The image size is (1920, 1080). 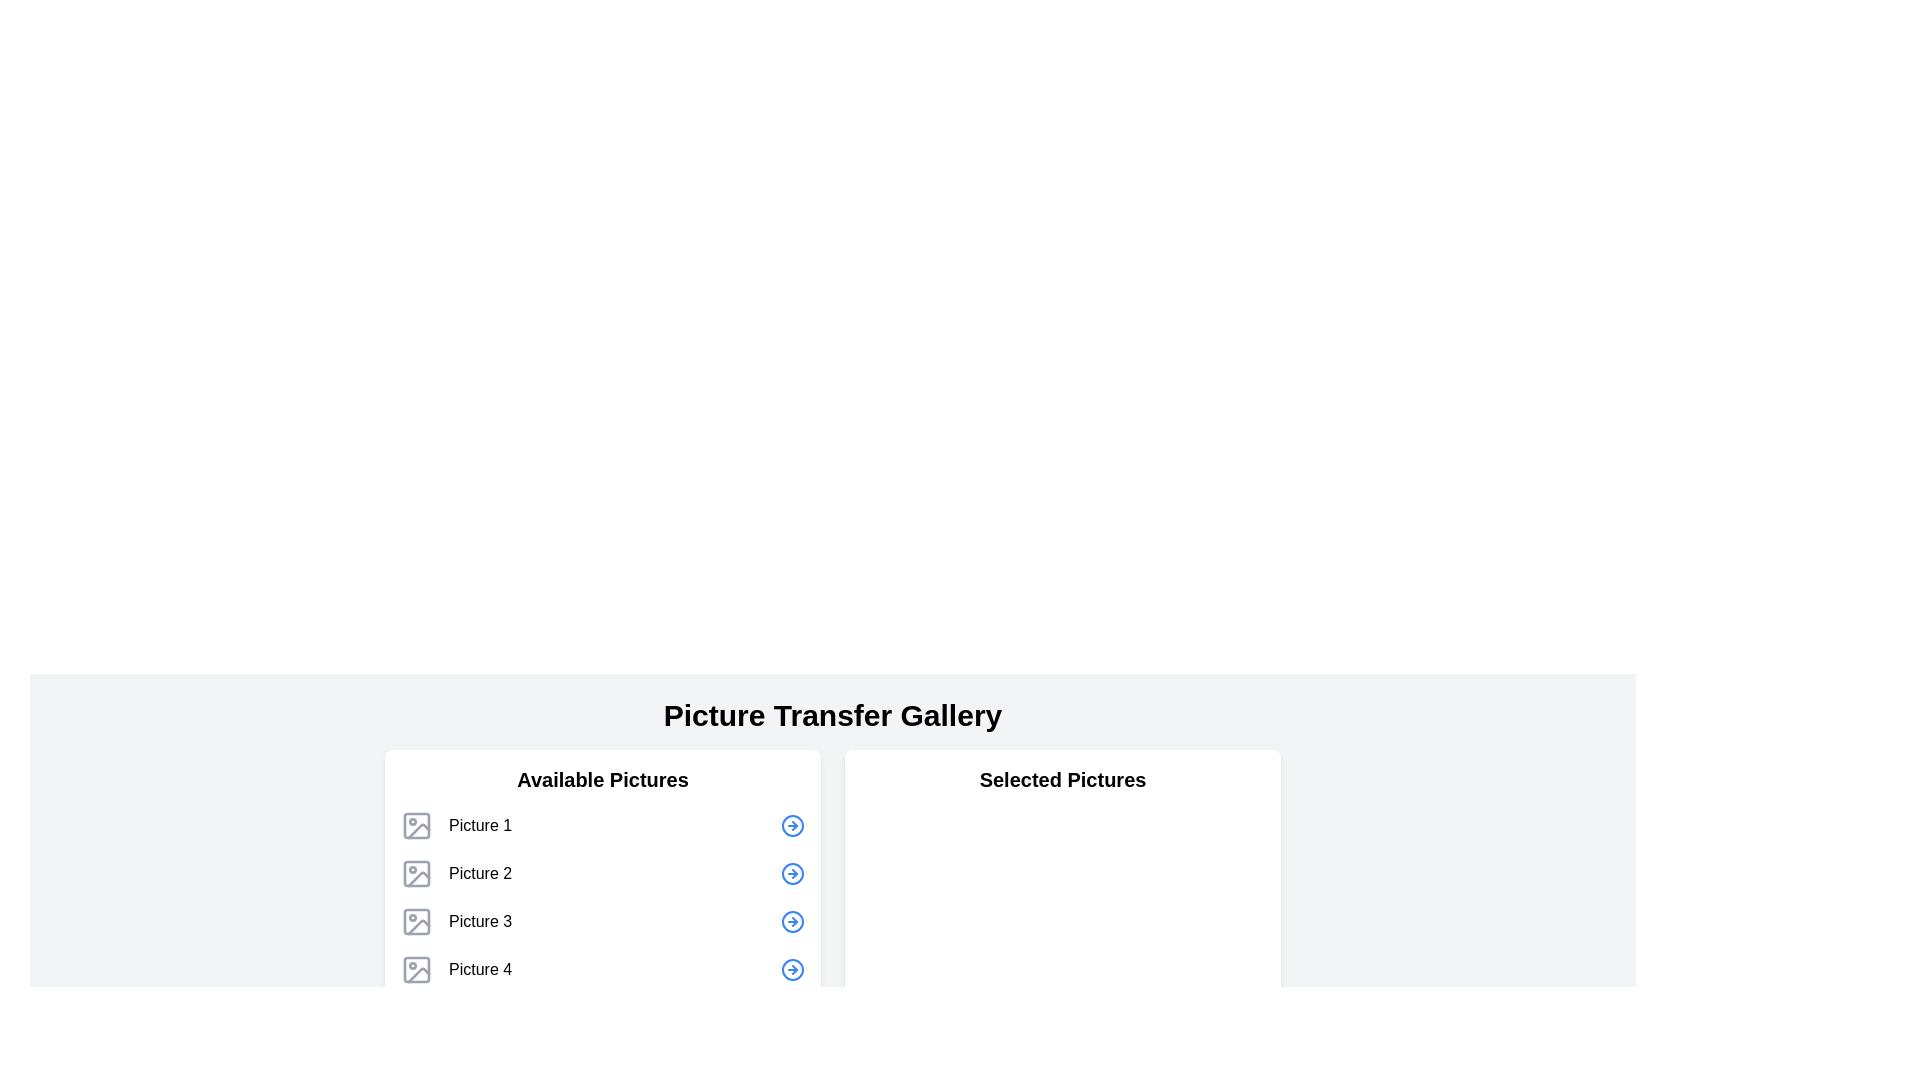 I want to click on the first list item with a label and icon under the 'Available Pictures' section, so click(x=455, y=825).